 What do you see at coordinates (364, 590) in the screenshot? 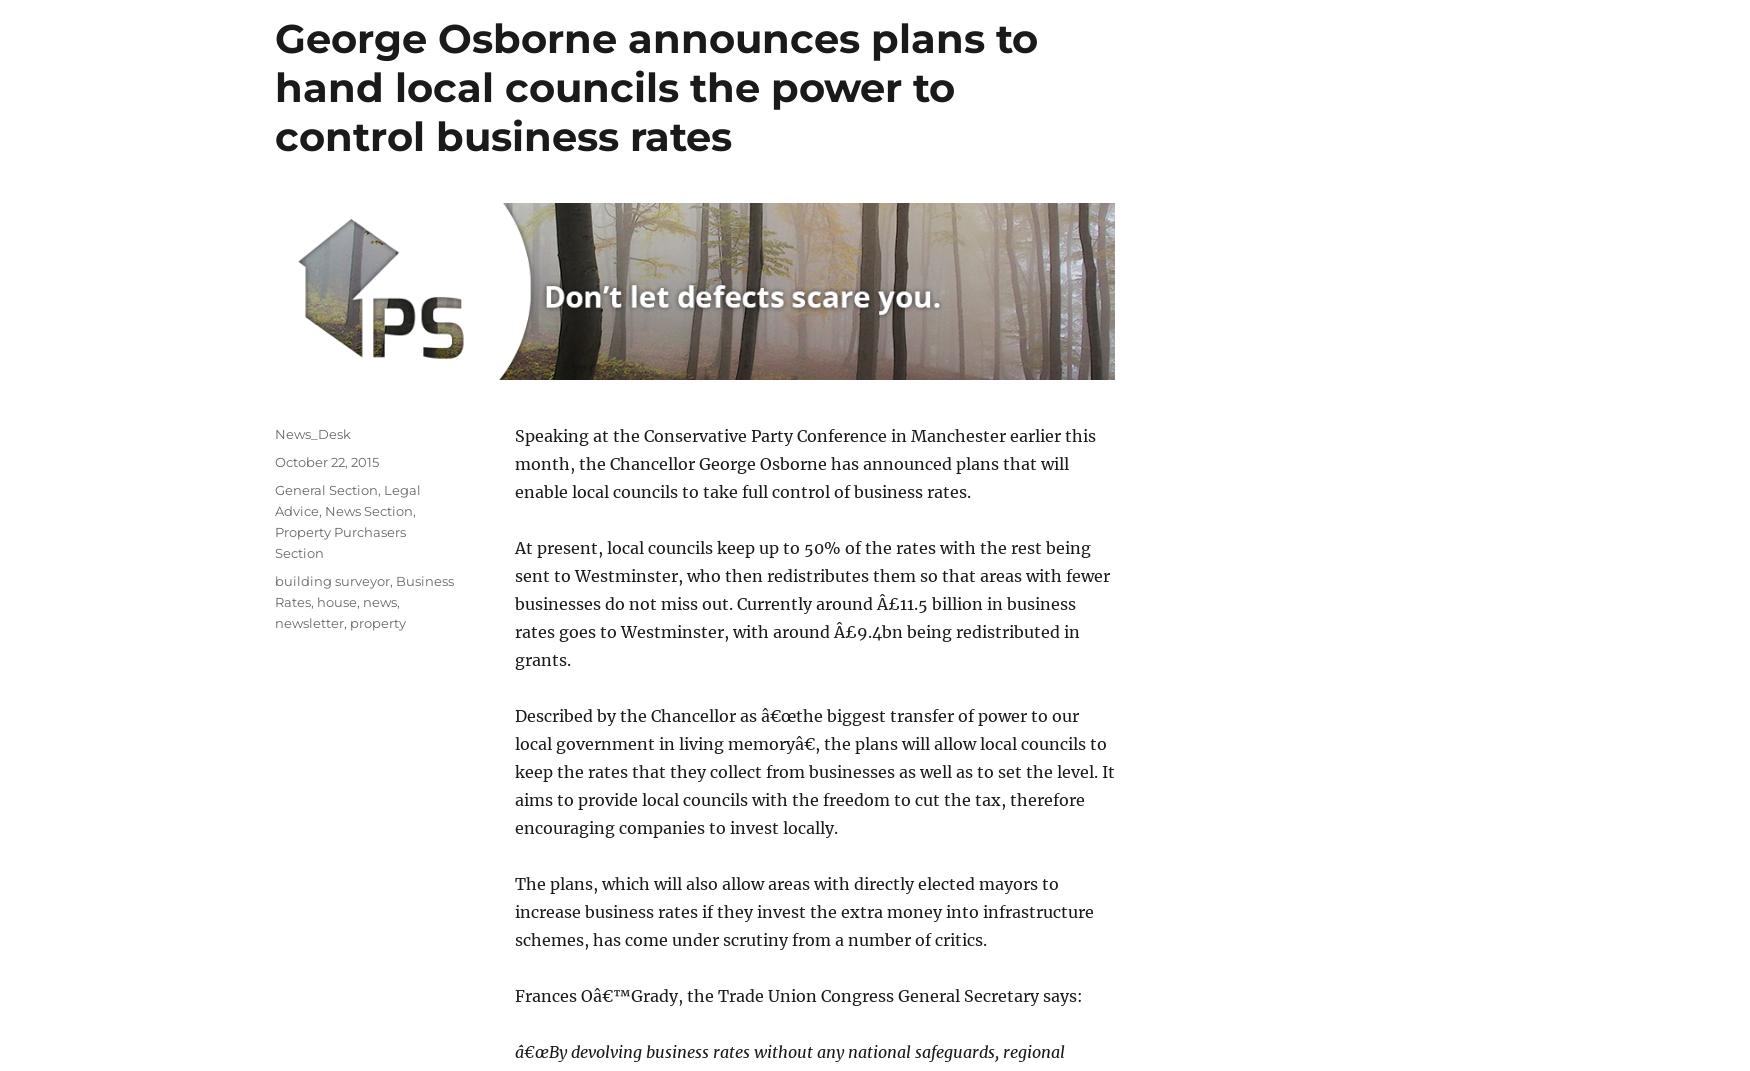
I see `'Business Rates'` at bounding box center [364, 590].